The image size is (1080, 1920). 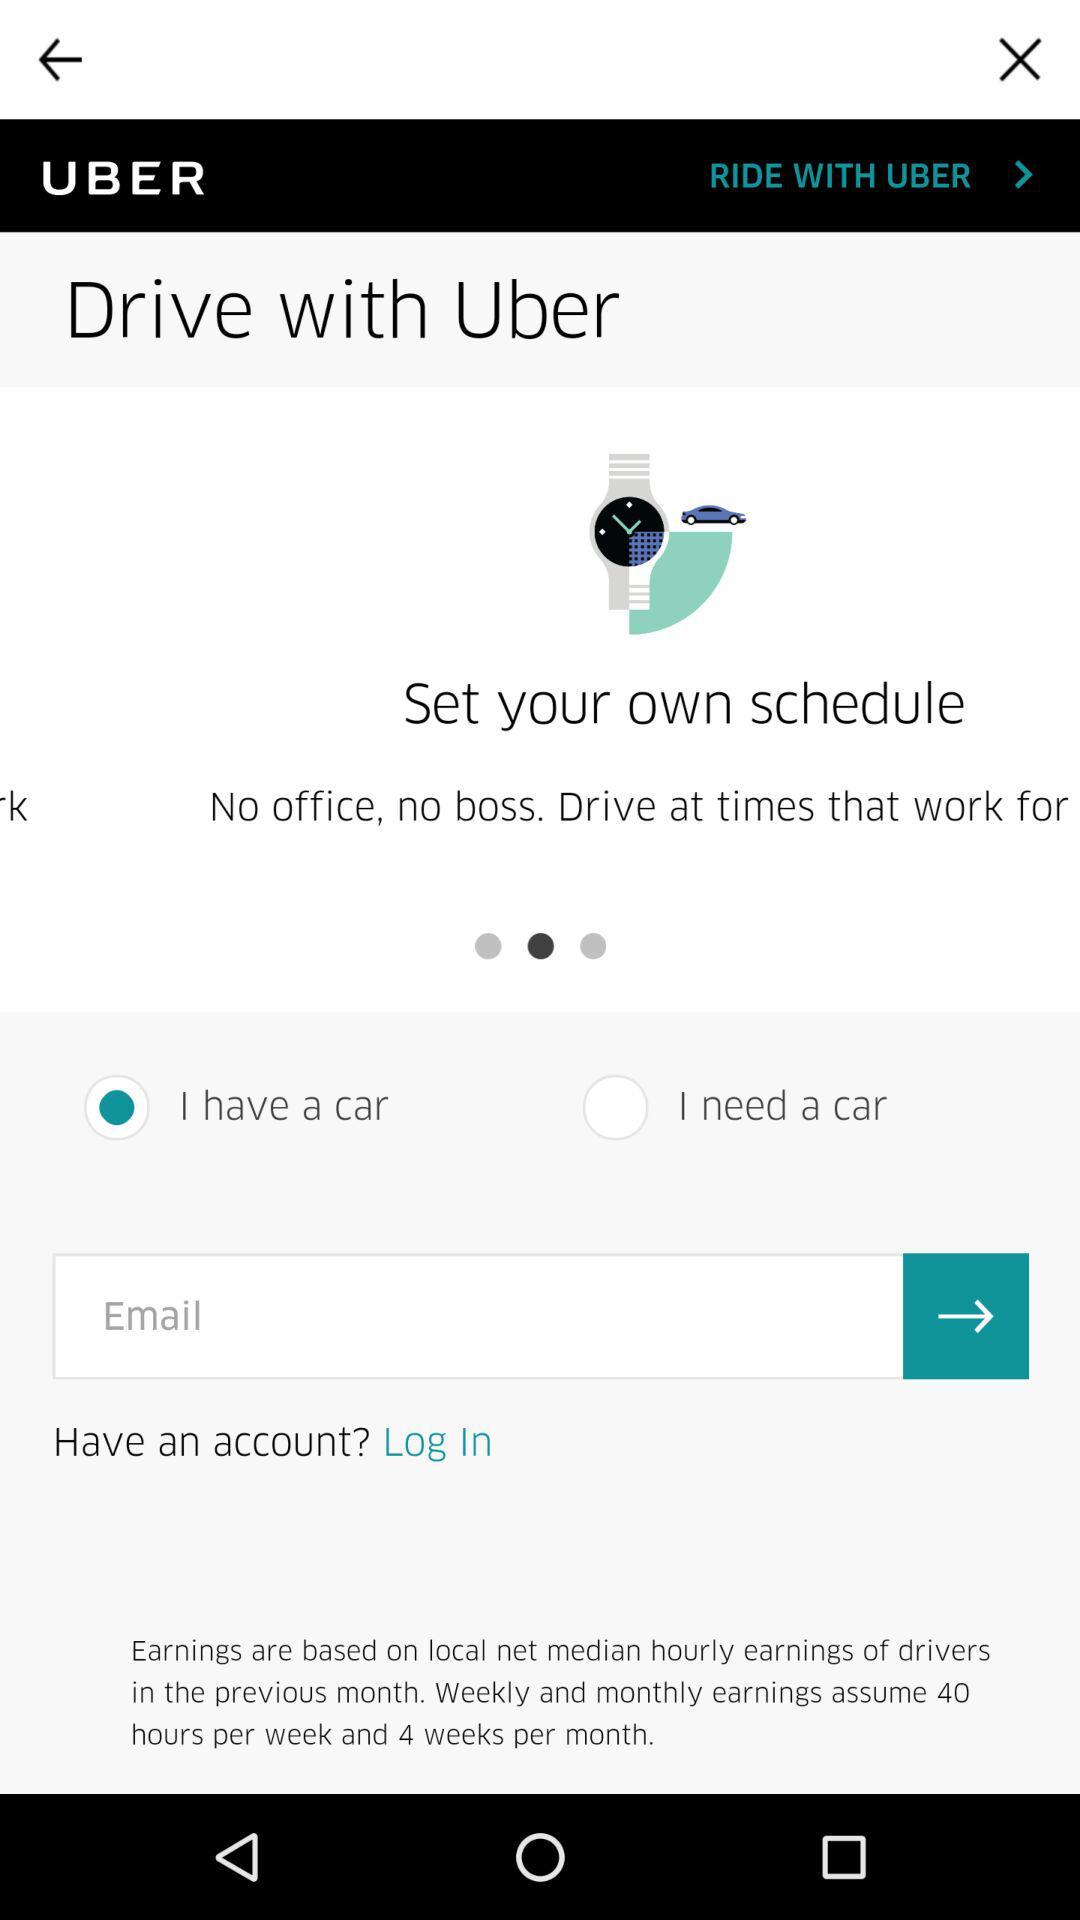 I want to click on the close icon, so click(x=1020, y=63).